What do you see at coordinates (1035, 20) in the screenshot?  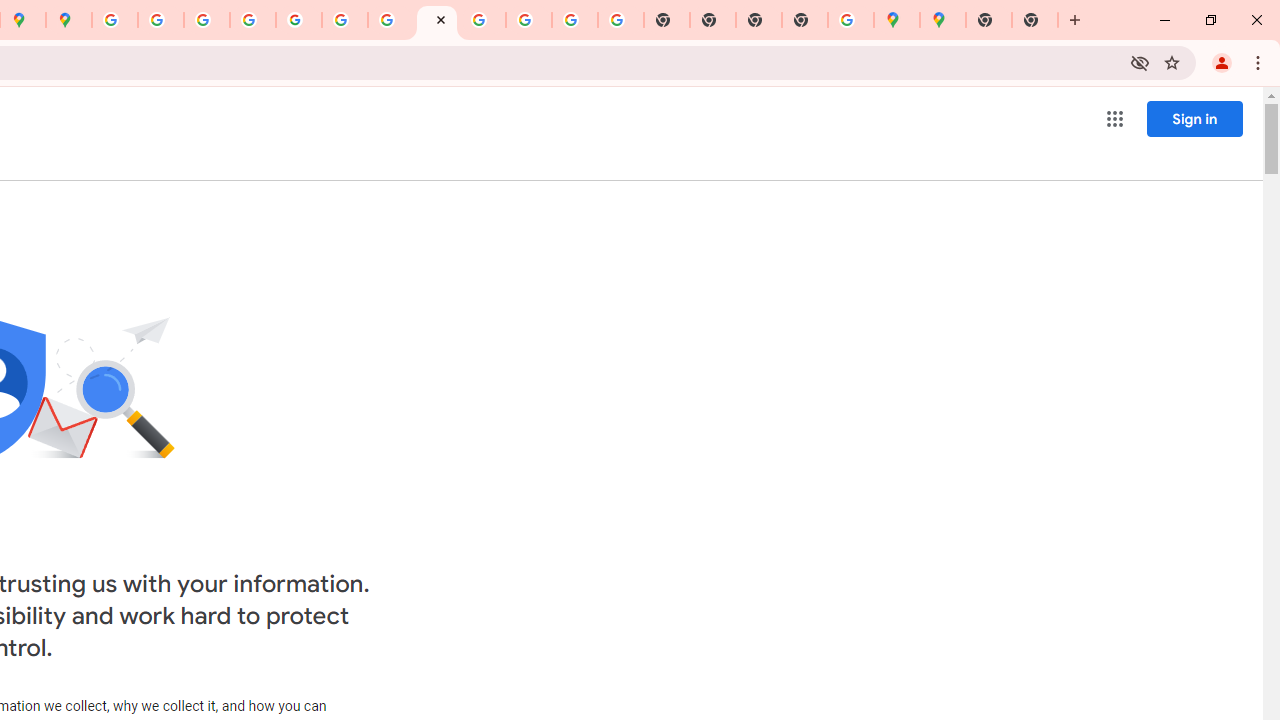 I see `'New Tab'` at bounding box center [1035, 20].